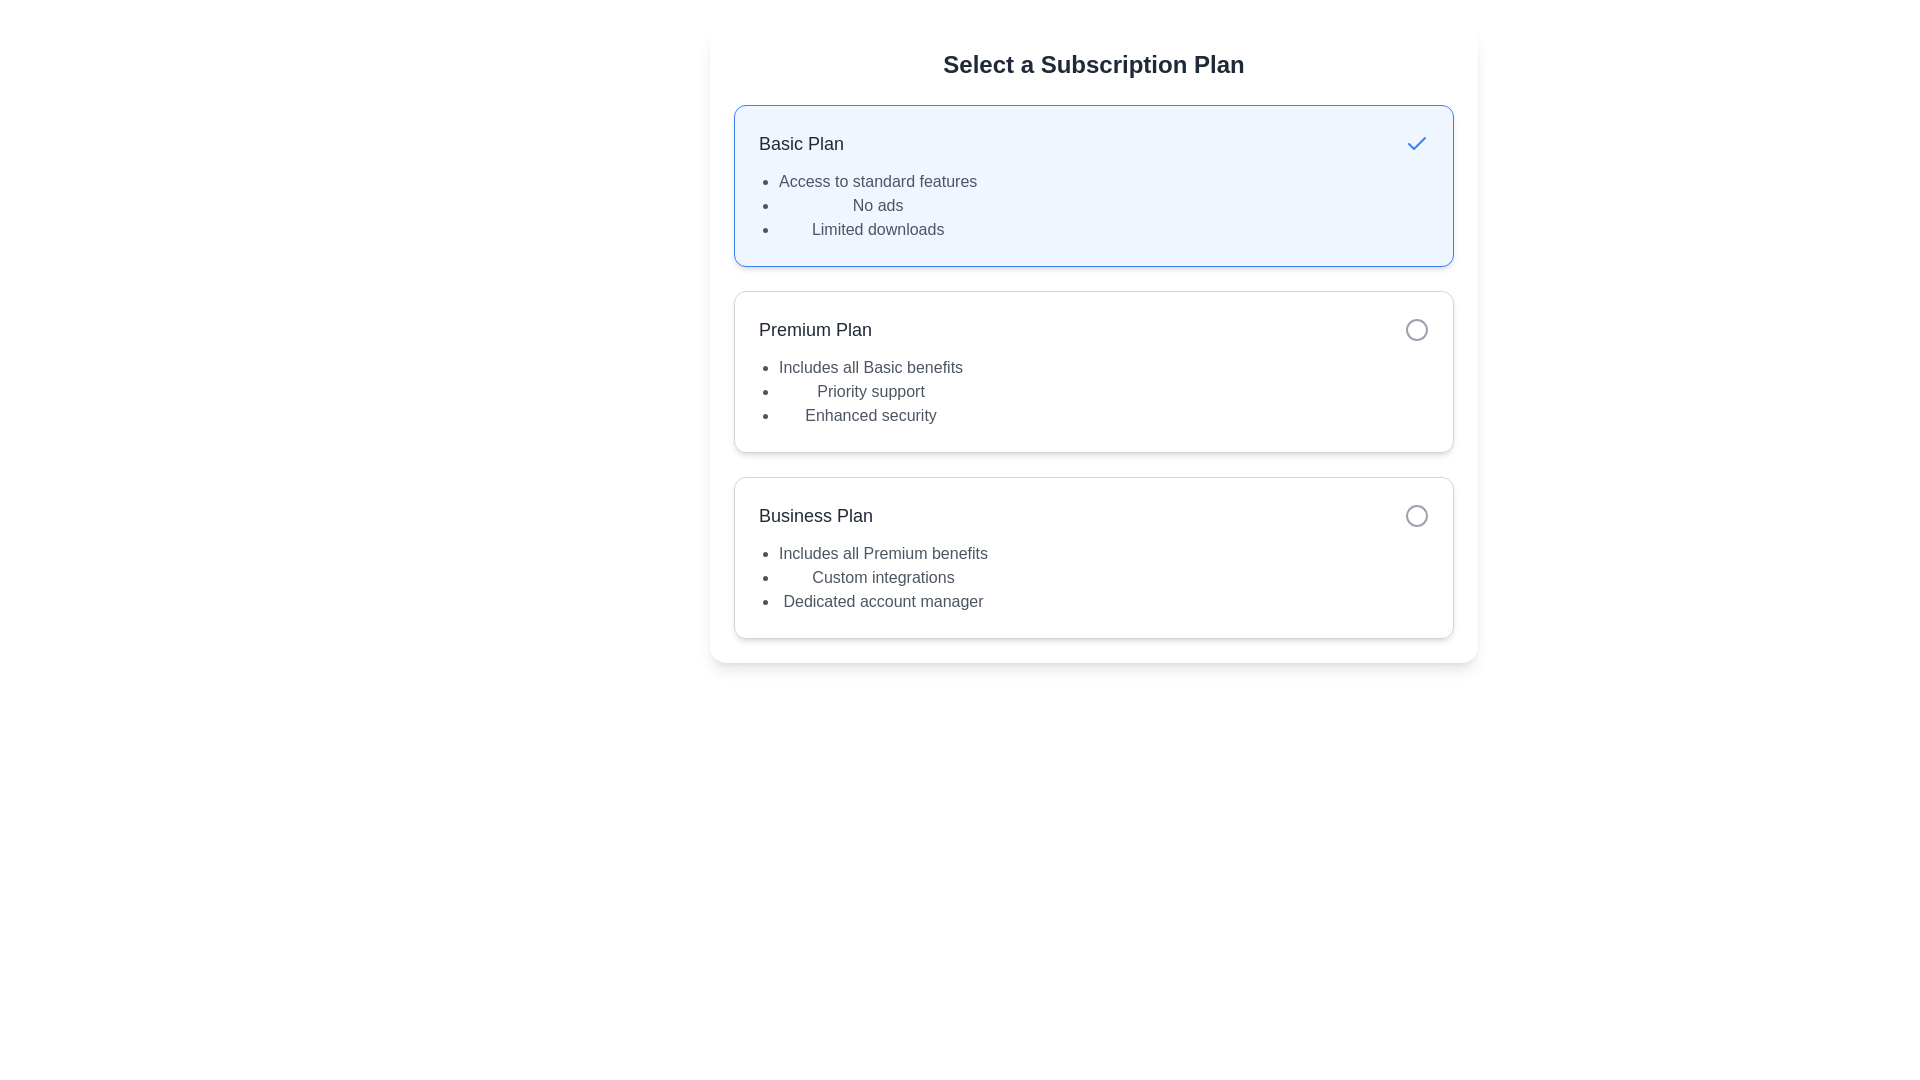 The image size is (1920, 1080). I want to click on text displayed in the bold and large Text Display element titled 'Select a Subscription Plan', which is centered at the top of the subscription selection interface, so click(1093, 64).